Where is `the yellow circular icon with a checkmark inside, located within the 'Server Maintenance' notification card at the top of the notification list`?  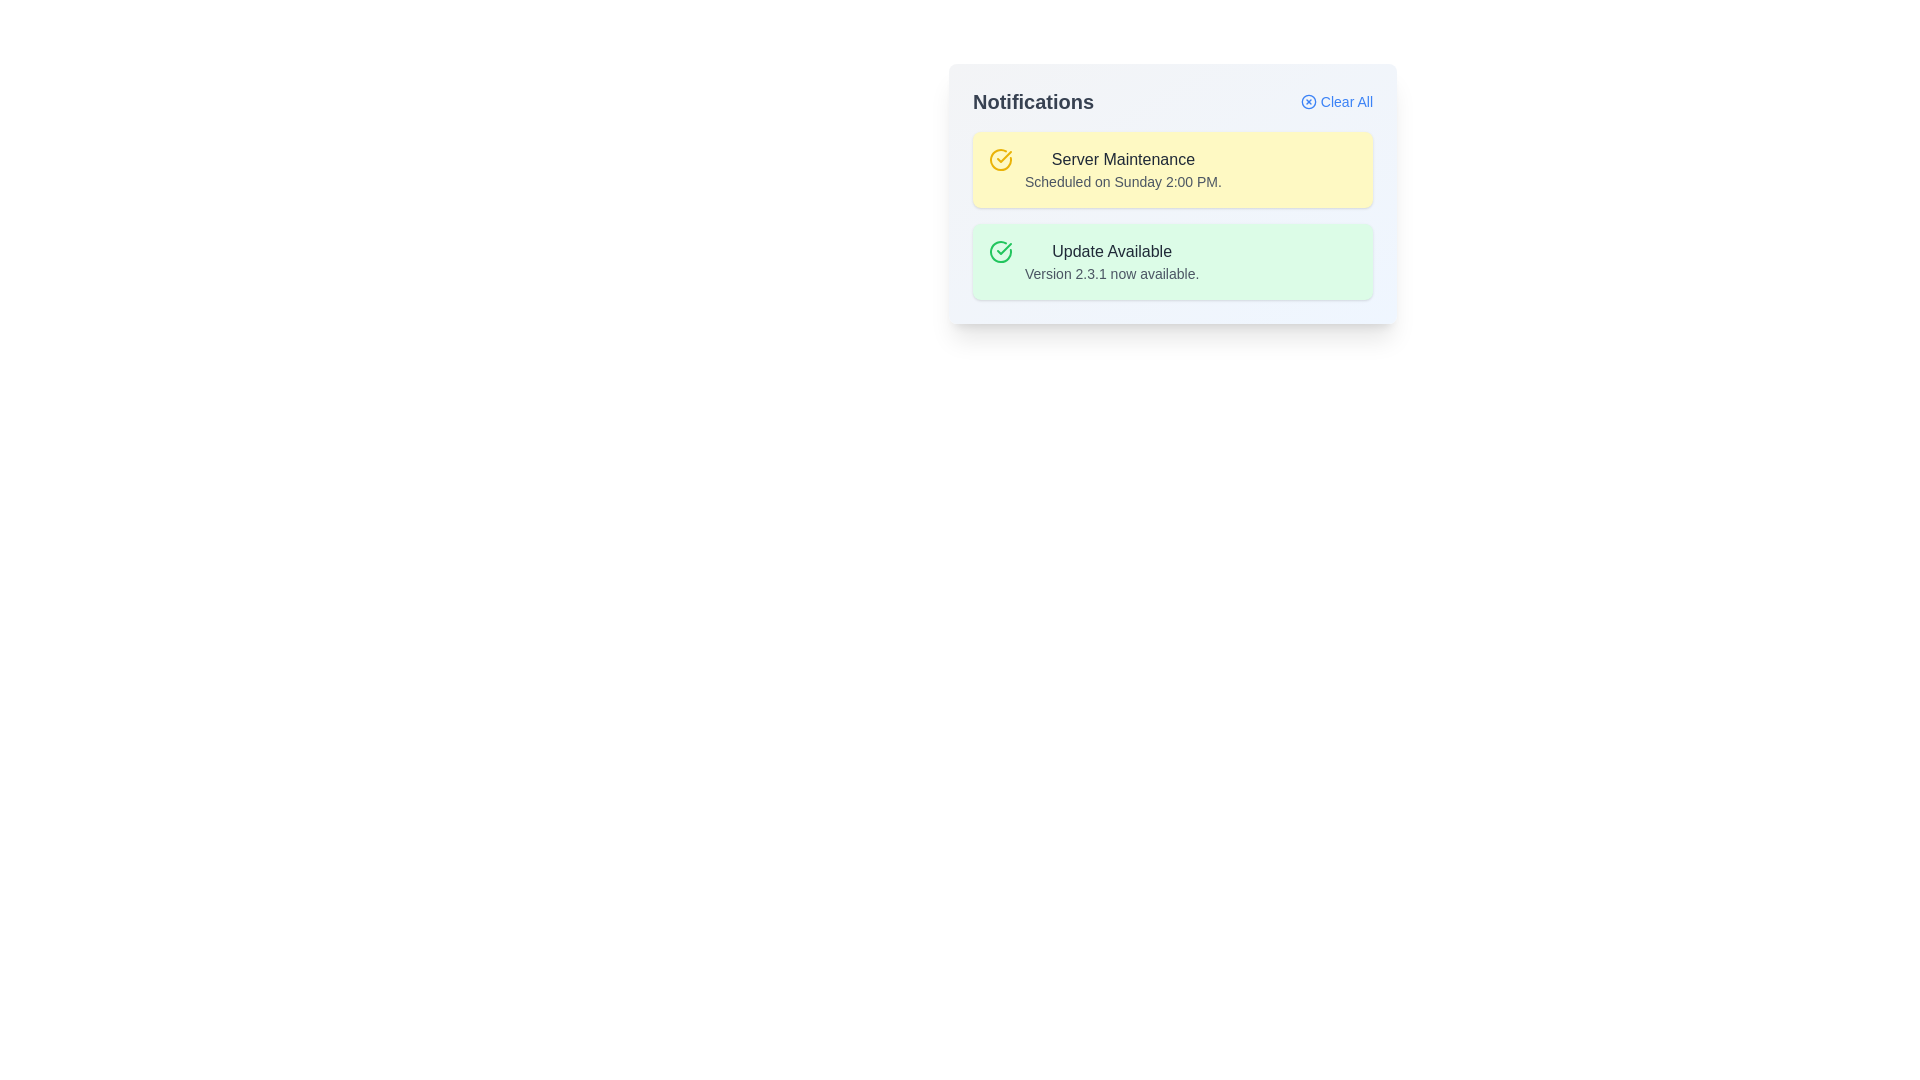
the yellow circular icon with a checkmark inside, located within the 'Server Maintenance' notification card at the top of the notification list is located at coordinates (1001, 158).